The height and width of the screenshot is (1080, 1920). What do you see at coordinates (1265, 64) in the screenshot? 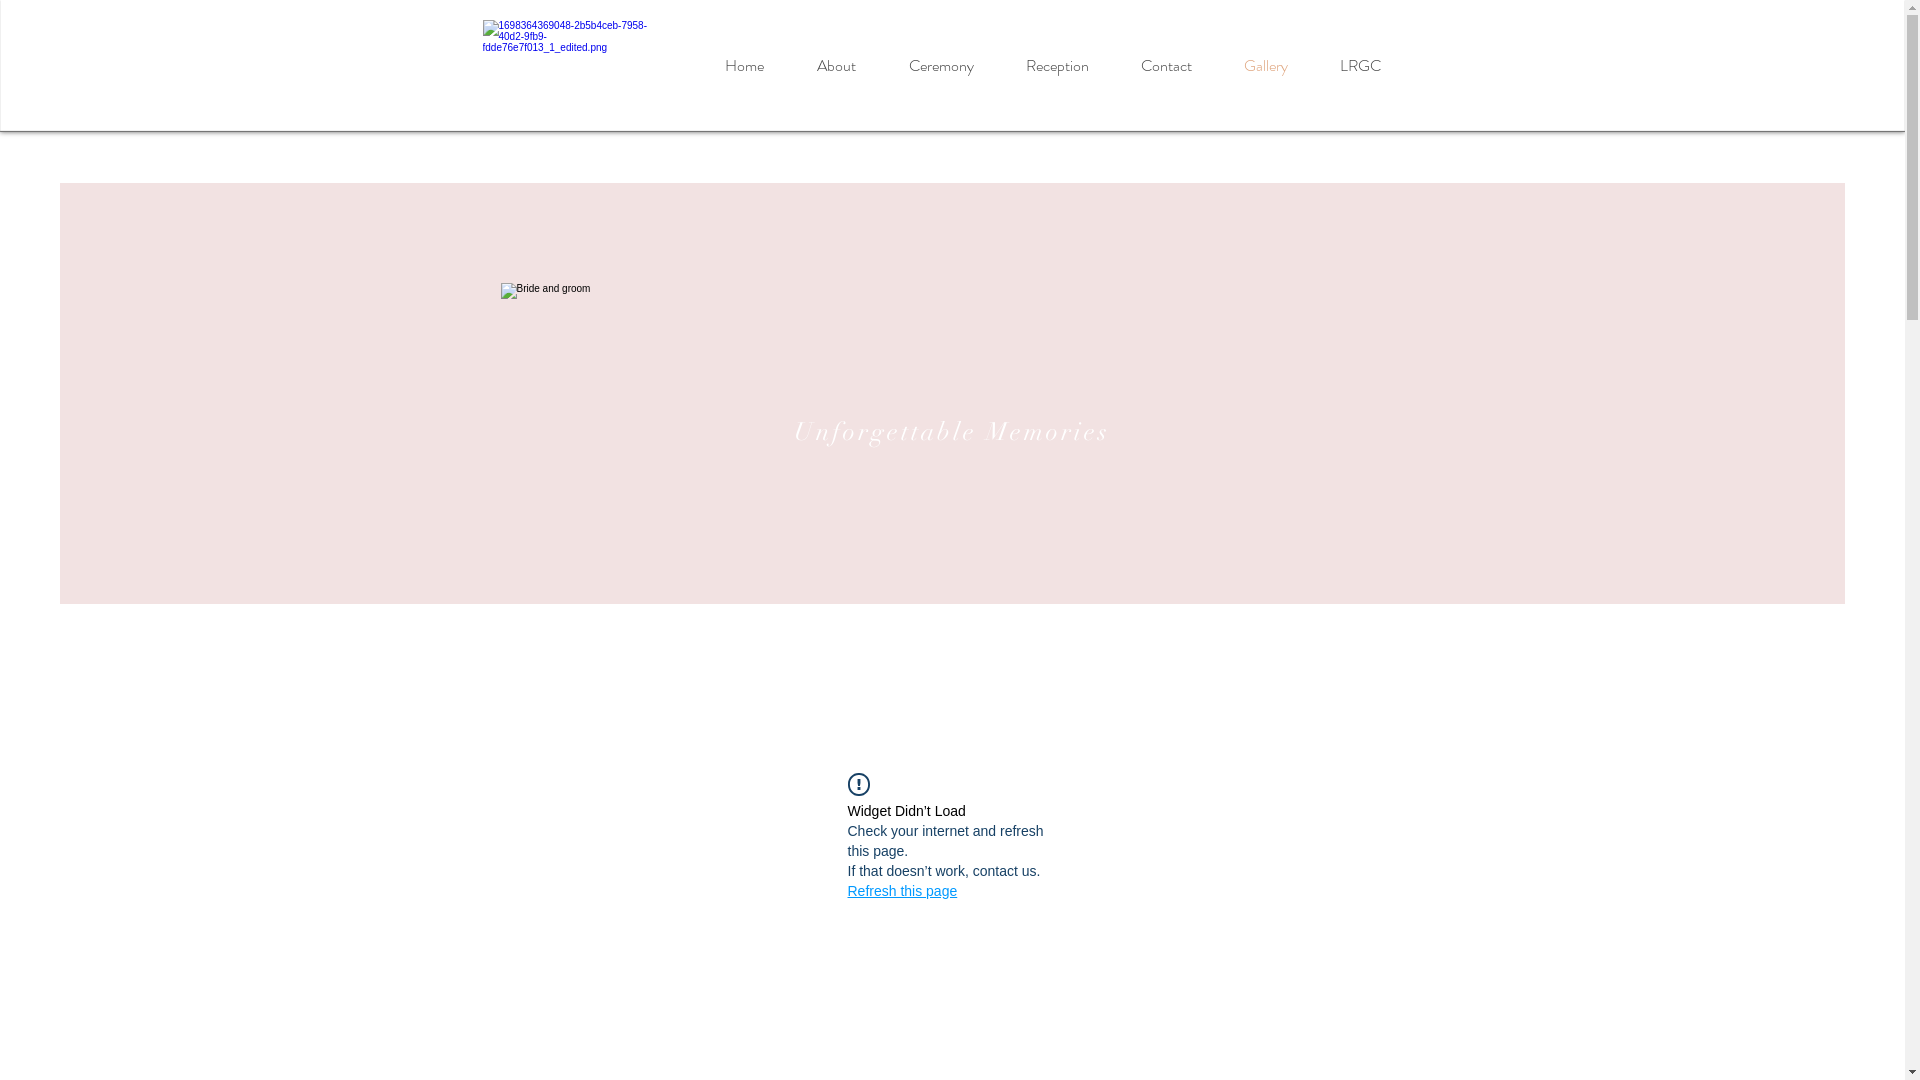
I see `'Gallery'` at bounding box center [1265, 64].